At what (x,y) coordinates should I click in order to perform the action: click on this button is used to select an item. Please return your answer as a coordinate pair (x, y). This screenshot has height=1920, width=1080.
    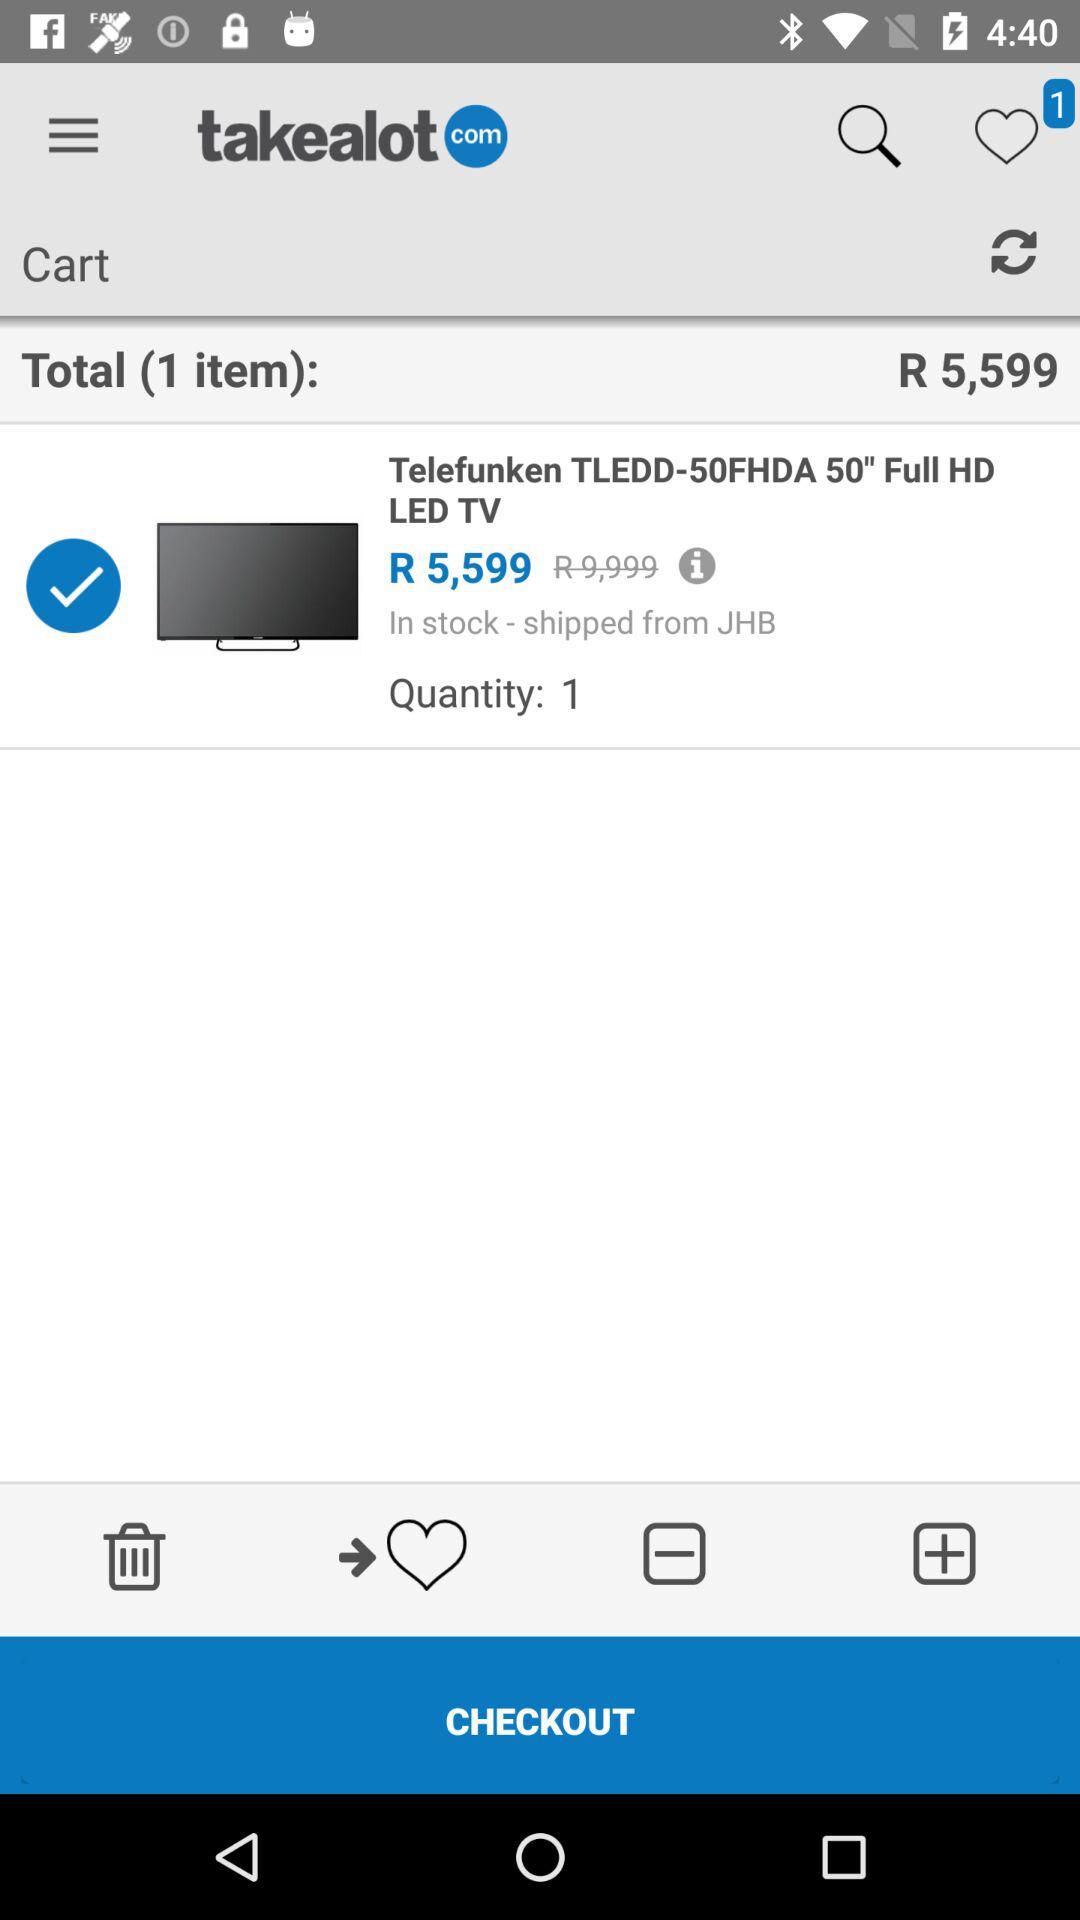
    Looking at the image, I should click on (72, 584).